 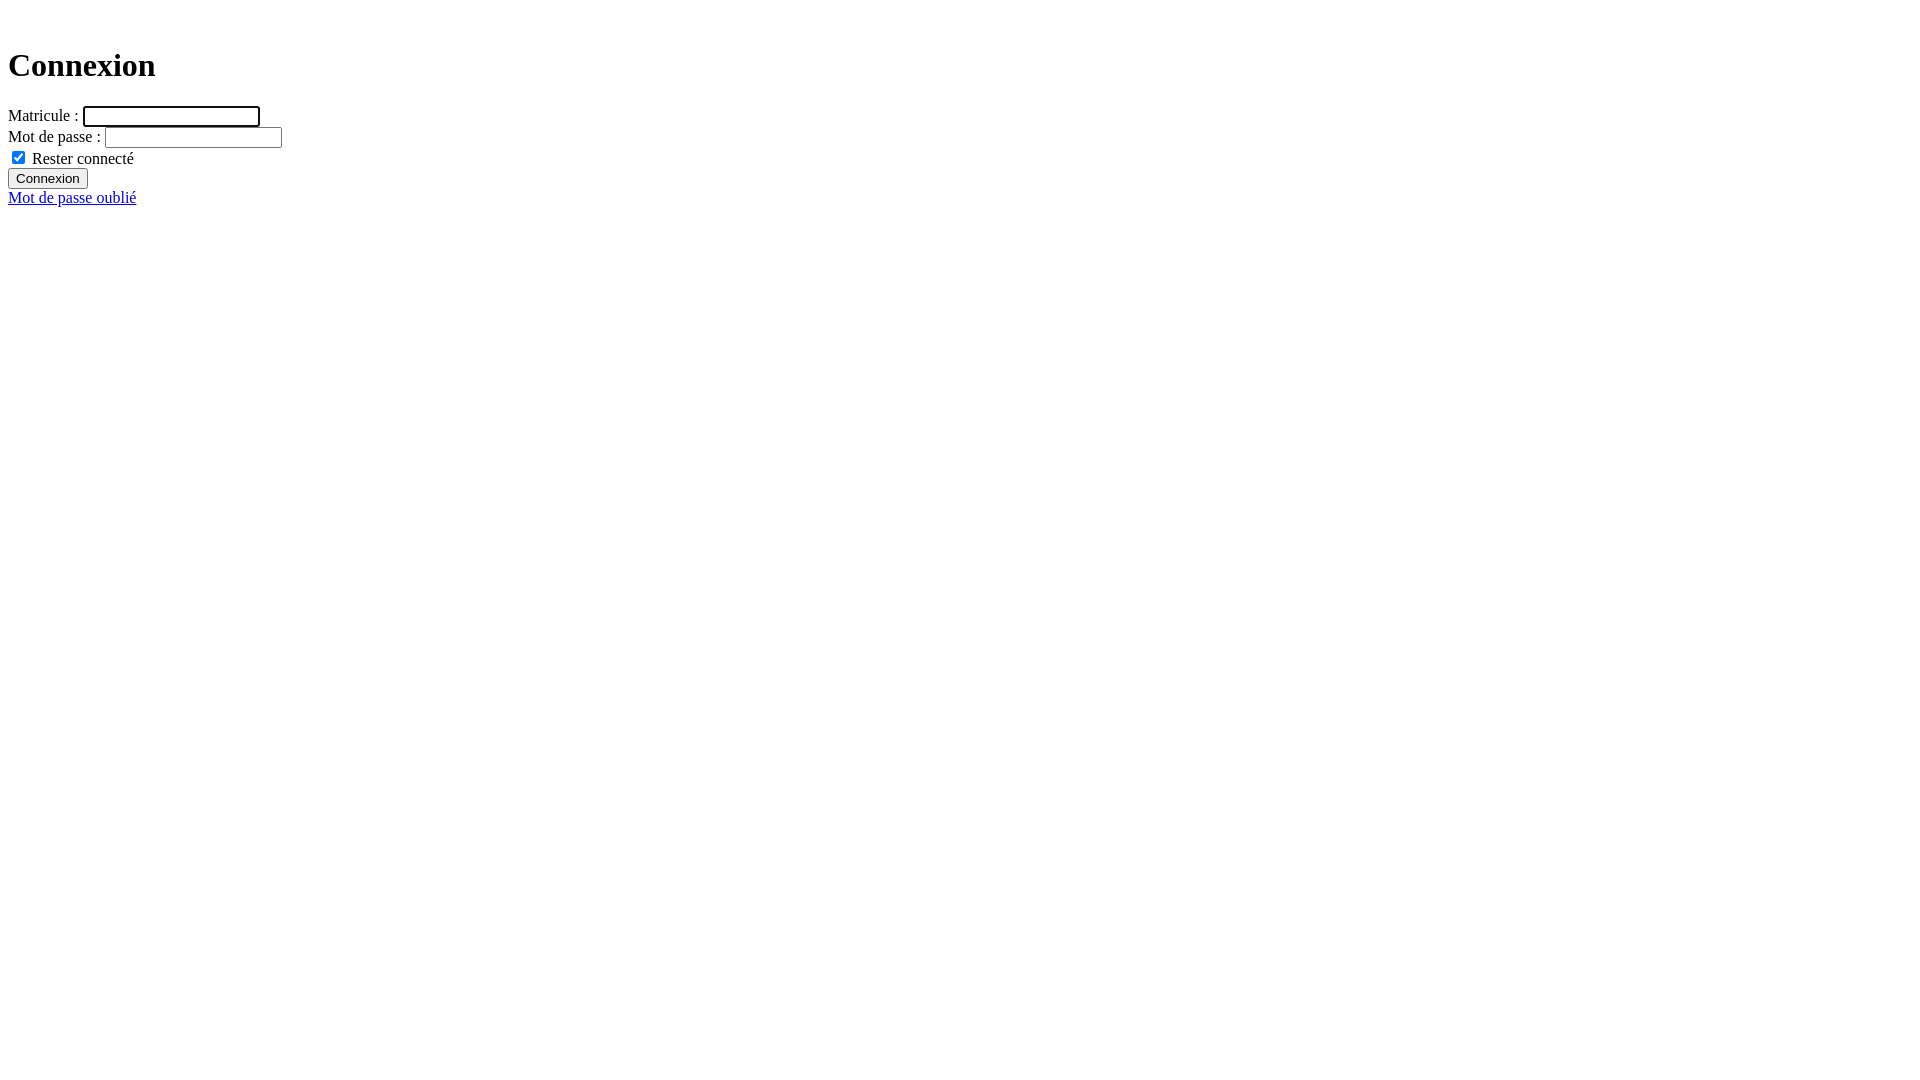 I want to click on 'Connexion', so click(x=48, y=177).